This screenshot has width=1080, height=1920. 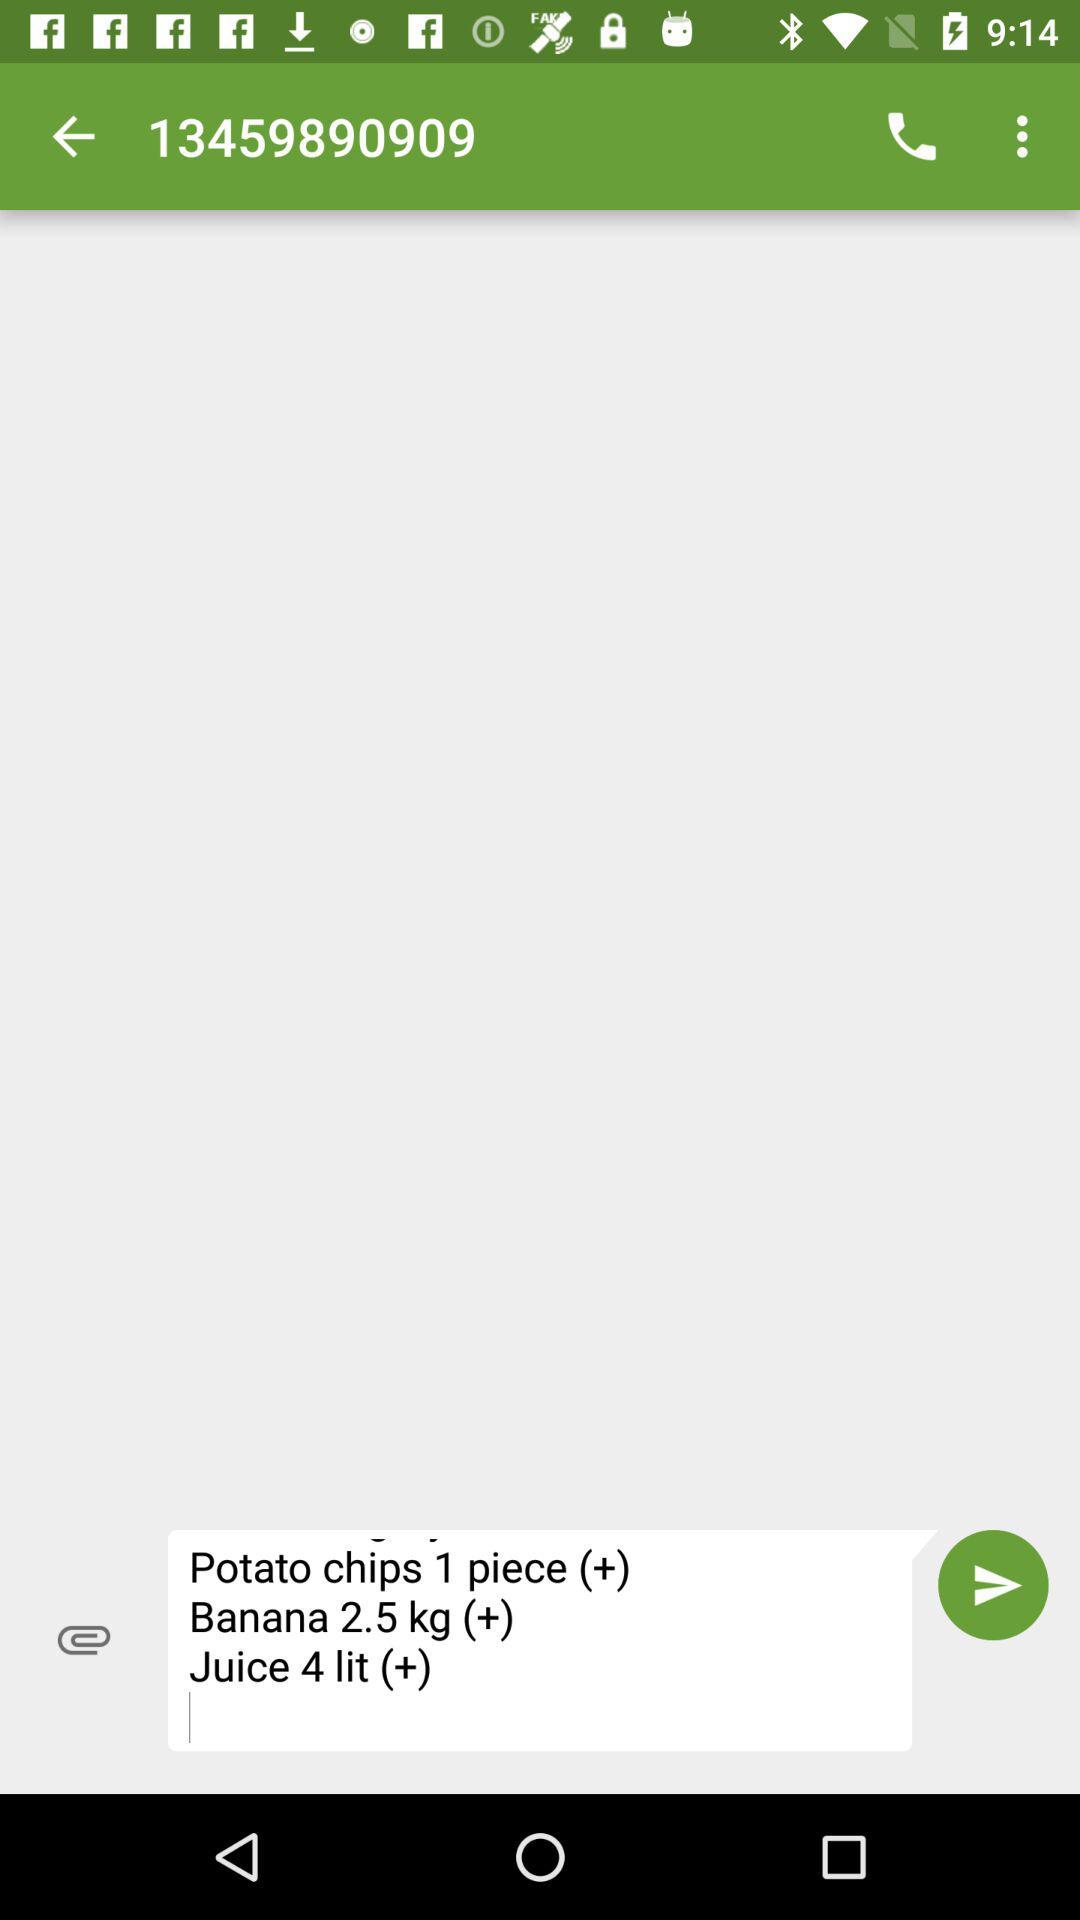 What do you see at coordinates (83, 1640) in the screenshot?
I see `the icon next to fivefly shopping list` at bounding box center [83, 1640].